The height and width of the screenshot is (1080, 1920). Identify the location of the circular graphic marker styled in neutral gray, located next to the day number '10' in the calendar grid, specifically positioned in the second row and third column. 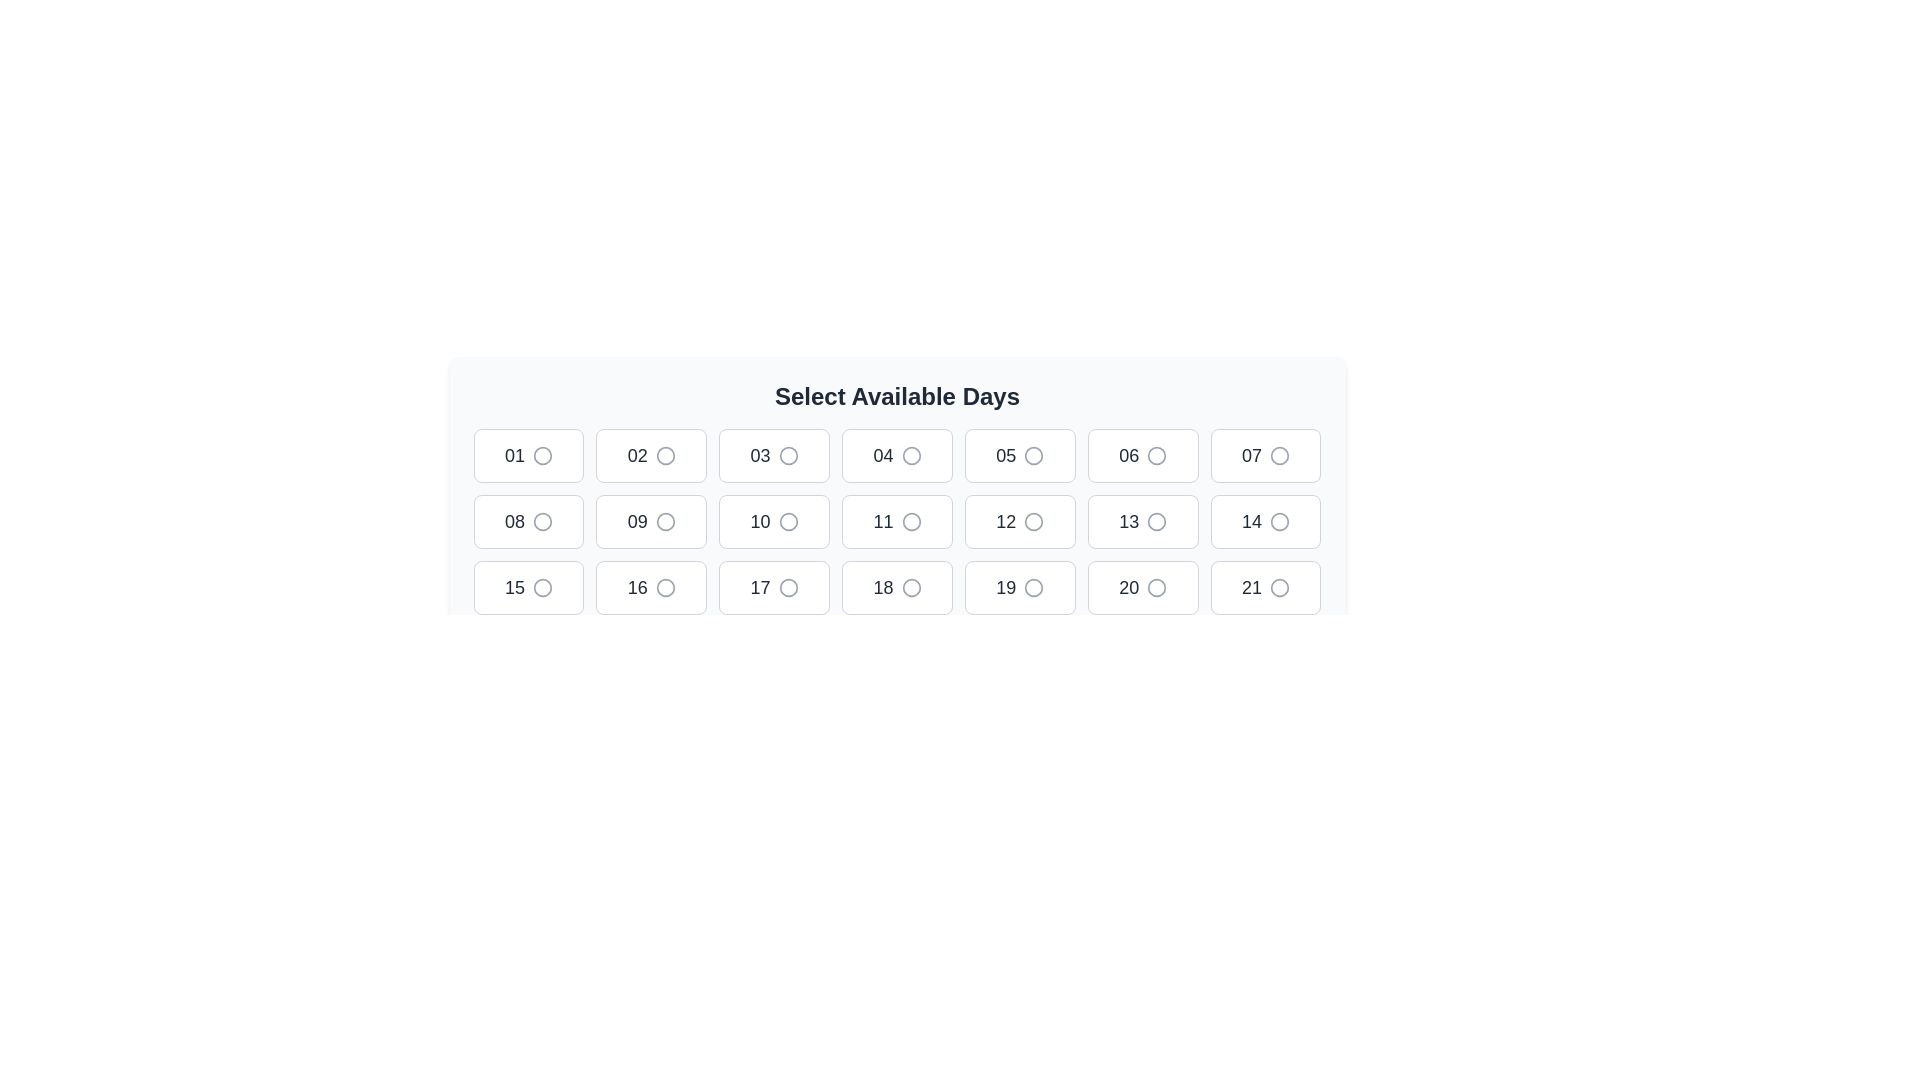
(787, 520).